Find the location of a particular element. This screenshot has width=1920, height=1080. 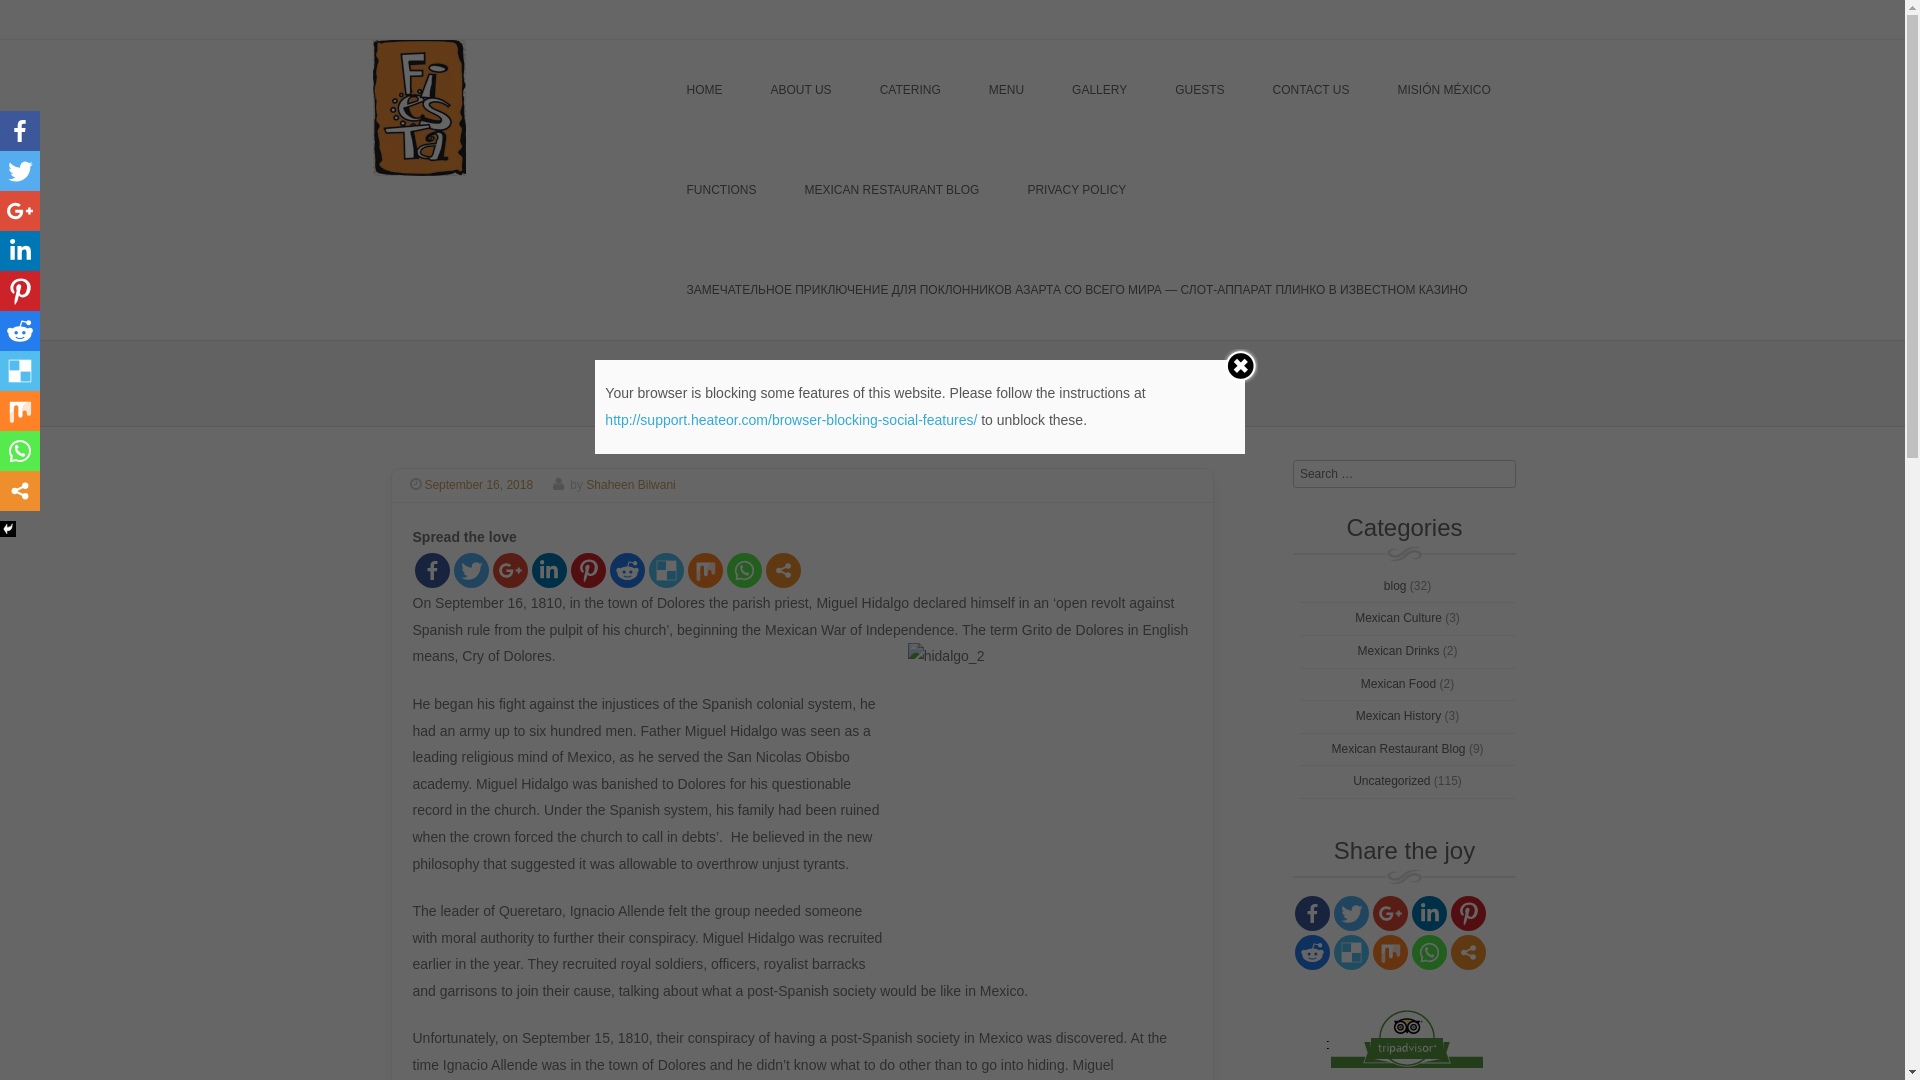

'HOME' is located at coordinates (704, 88).